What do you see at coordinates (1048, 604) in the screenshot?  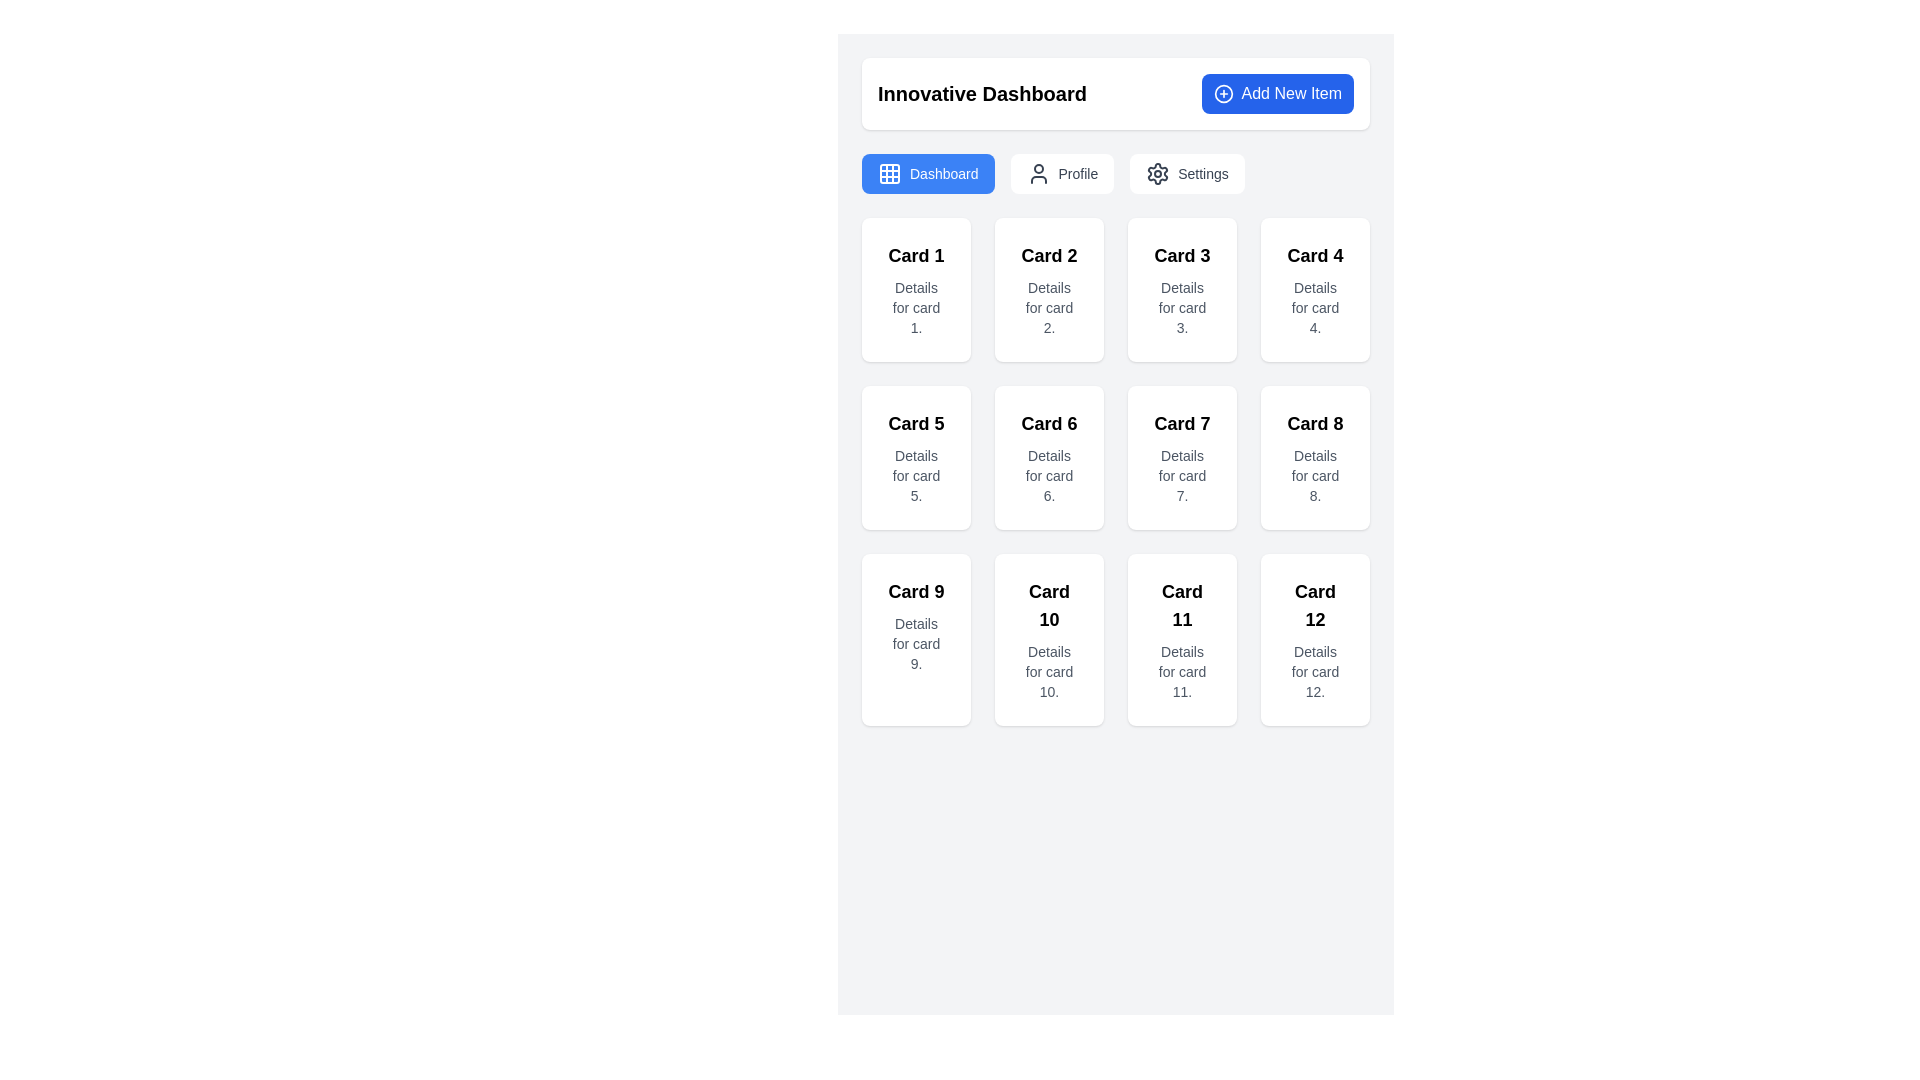 I see `on the text block displaying 'Card 10' located in the card layout, specifically as the first line of text content in the third row and second column` at bounding box center [1048, 604].